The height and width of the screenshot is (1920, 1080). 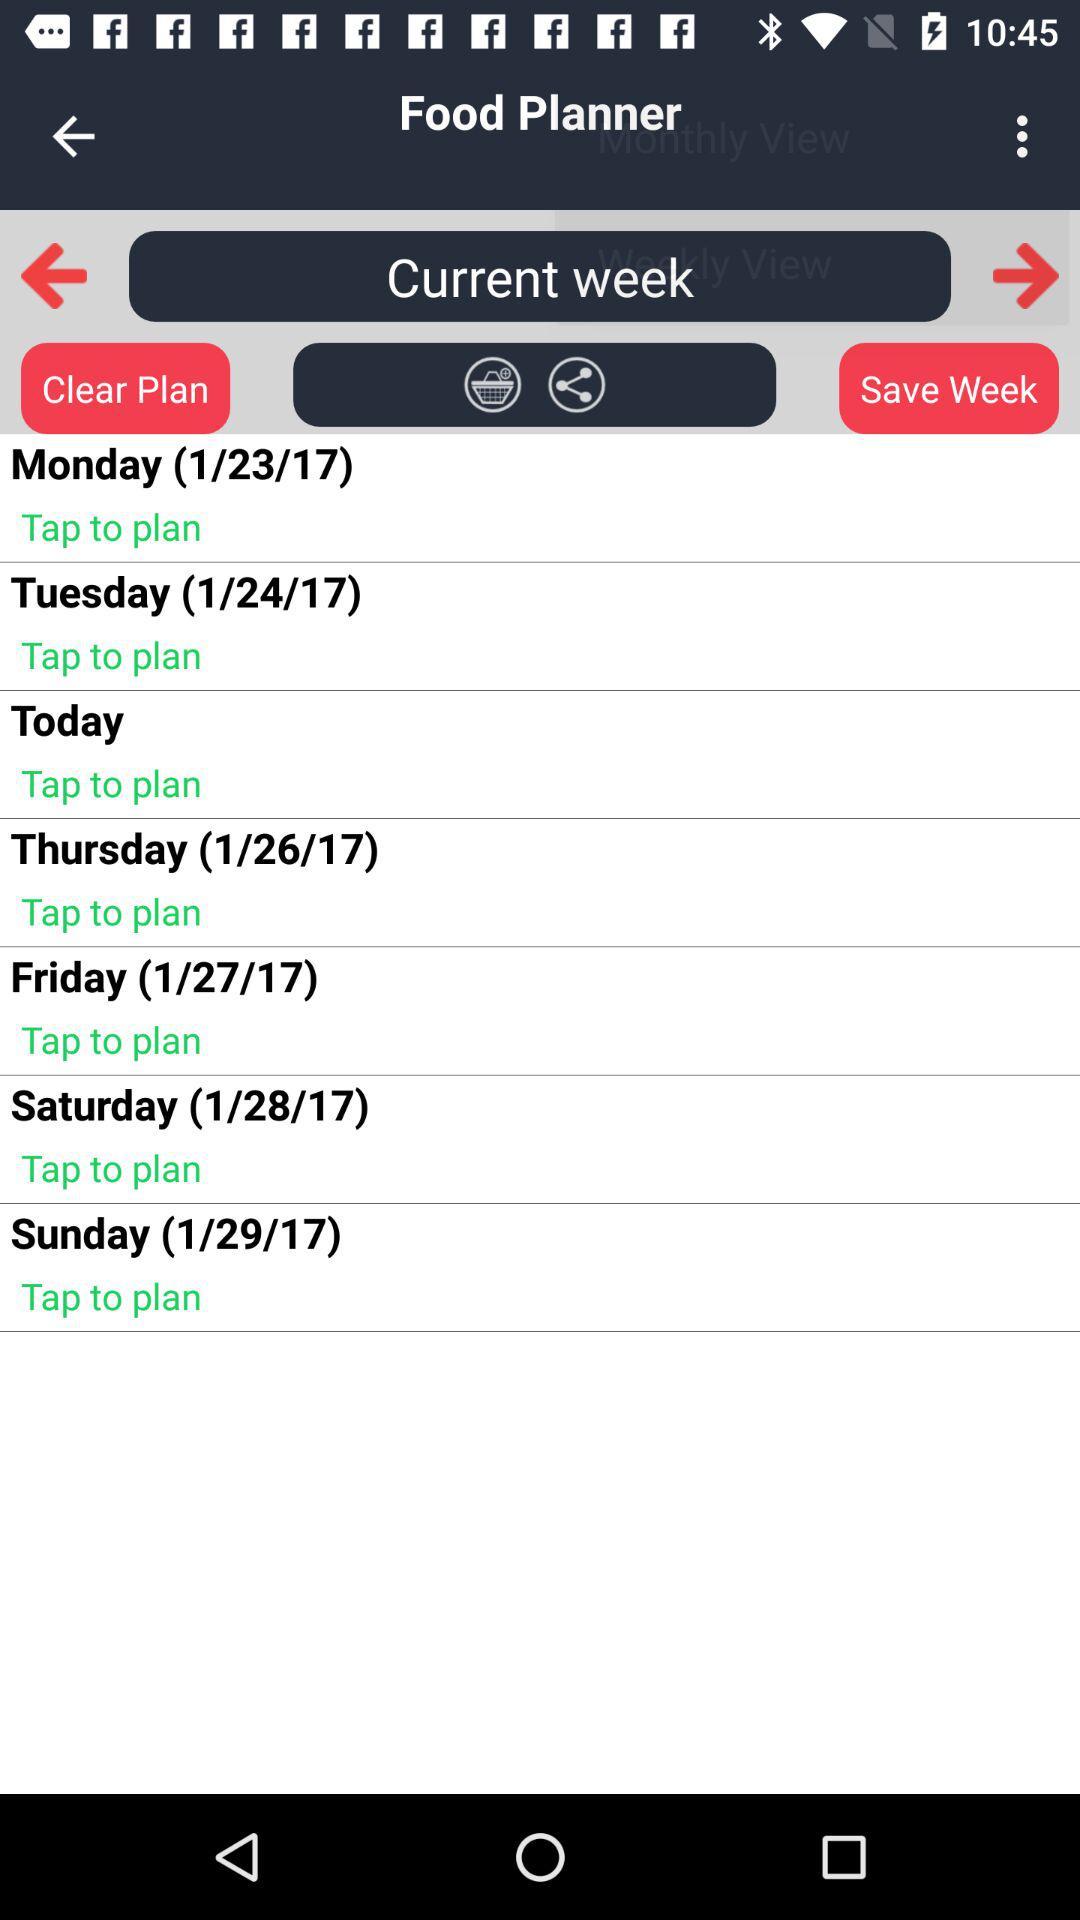 What do you see at coordinates (125, 388) in the screenshot?
I see `clear plan` at bounding box center [125, 388].